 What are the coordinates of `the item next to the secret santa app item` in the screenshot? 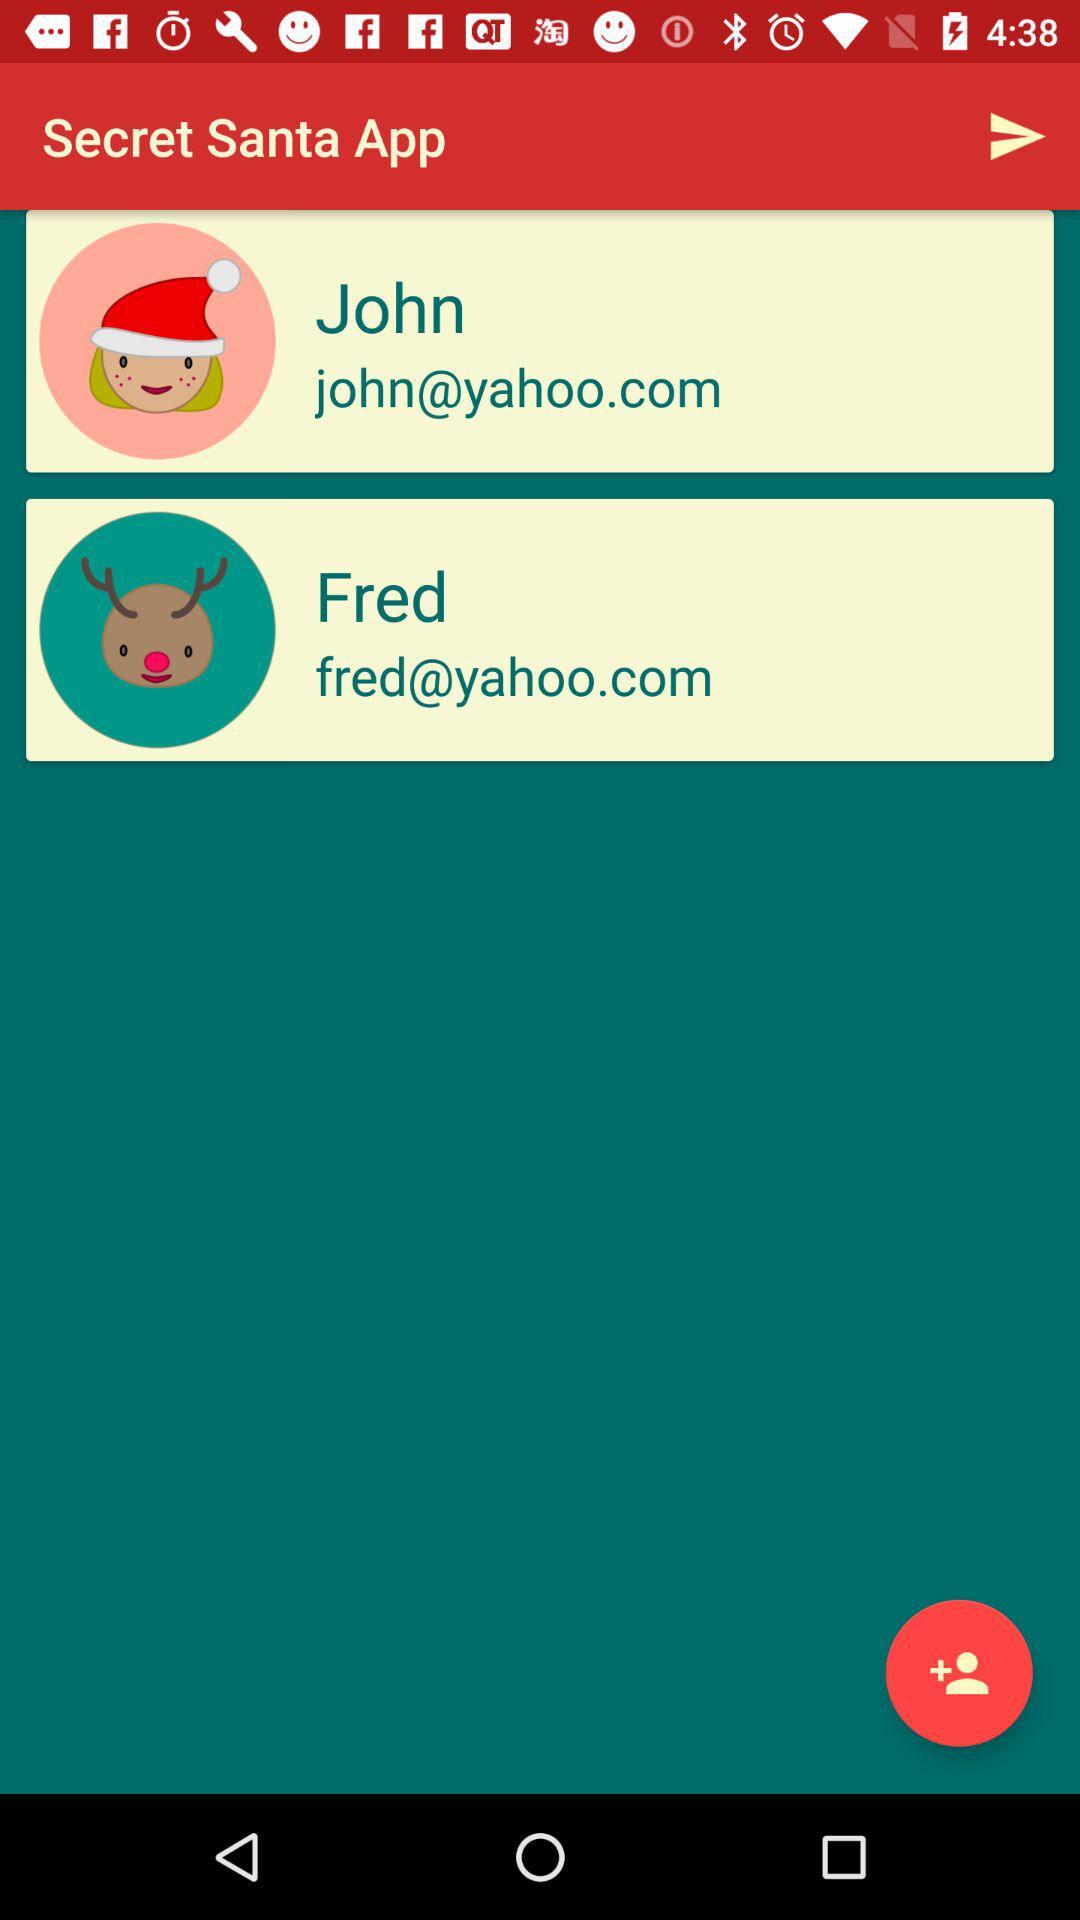 It's located at (1017, 135).